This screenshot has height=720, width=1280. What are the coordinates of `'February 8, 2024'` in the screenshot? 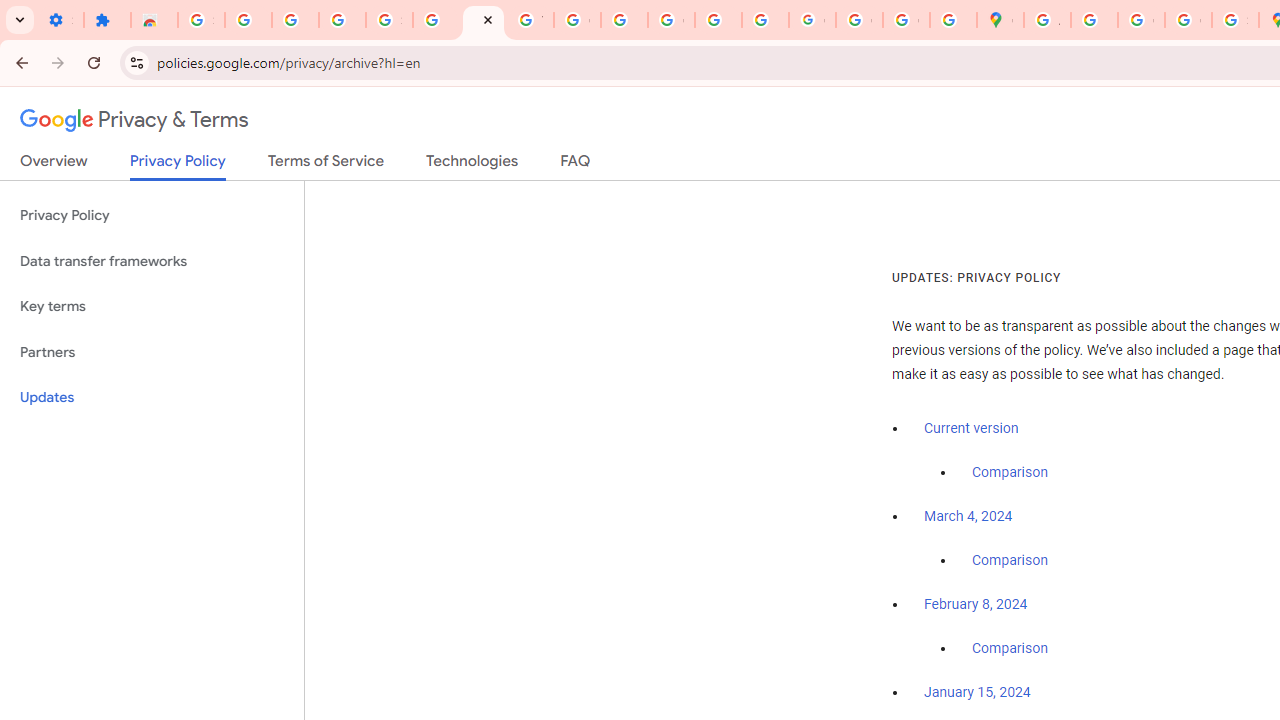 It's located at (976, 604).